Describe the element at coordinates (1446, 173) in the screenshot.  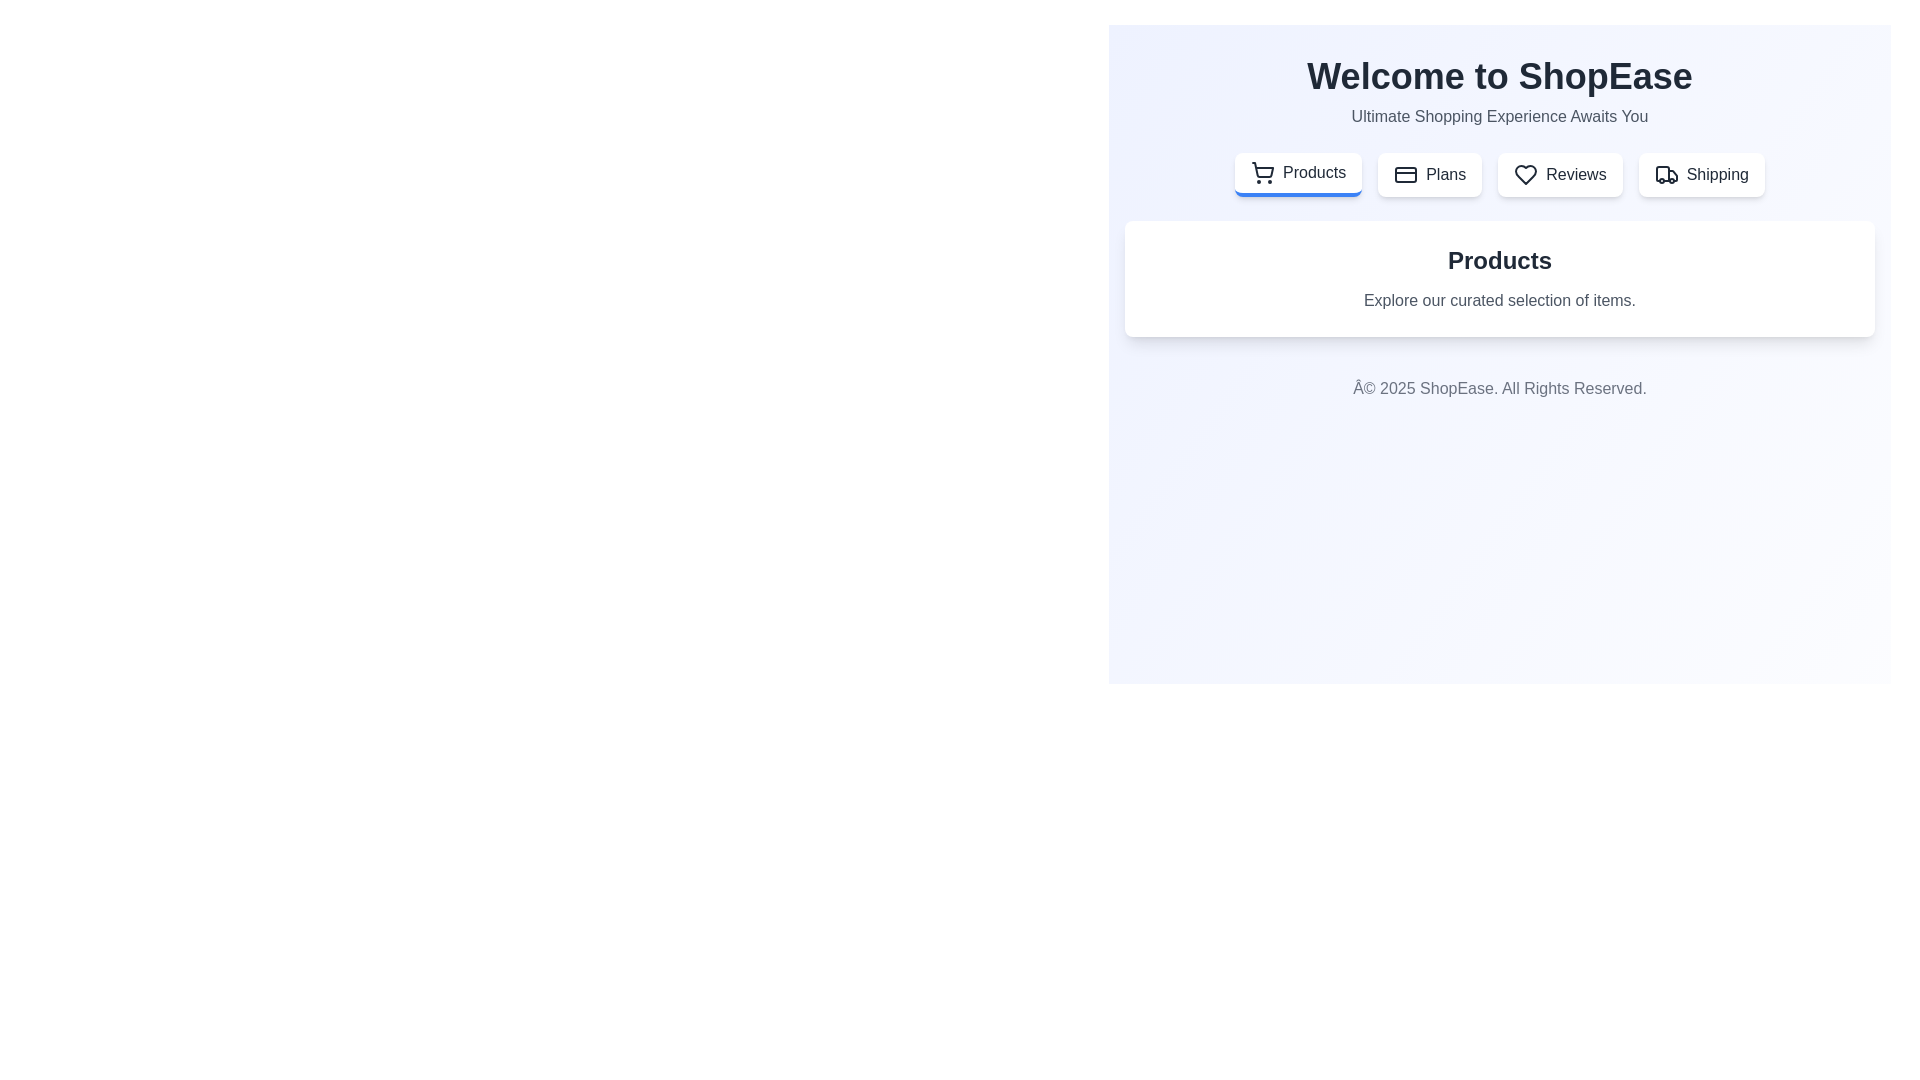
I see `the 'Plans' text label, which is part of a button in the horizontal menu located beneath the 'Welcome to ShopEase' header, to trigger visual feedback` at that location.